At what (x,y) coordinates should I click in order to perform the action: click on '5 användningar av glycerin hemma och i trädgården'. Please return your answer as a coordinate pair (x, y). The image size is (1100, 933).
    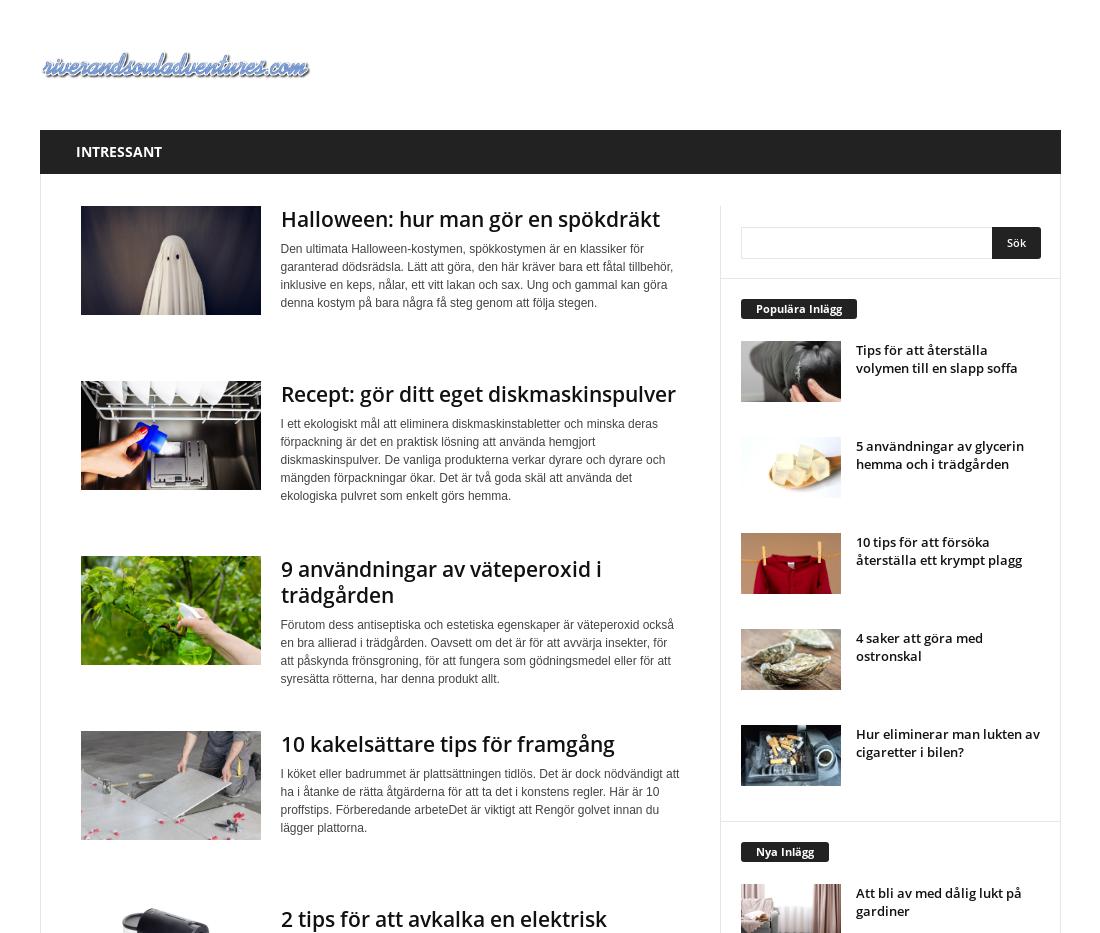
    Looking at the image, I should click on (938, 452).